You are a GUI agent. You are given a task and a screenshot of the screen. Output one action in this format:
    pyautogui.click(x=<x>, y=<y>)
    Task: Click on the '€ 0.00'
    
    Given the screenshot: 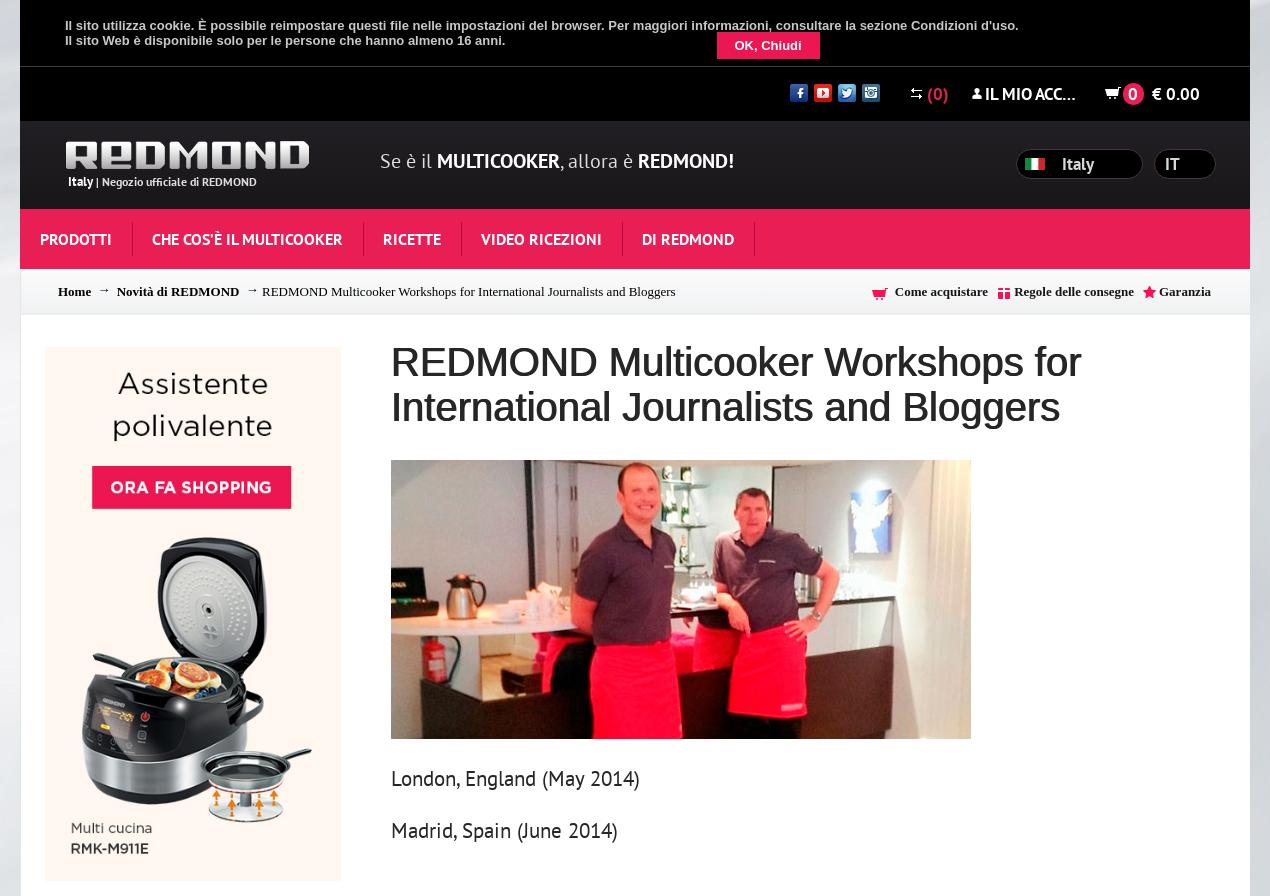 What is the action you would take?
    pyautogui.click(x=1175, y=93)
    